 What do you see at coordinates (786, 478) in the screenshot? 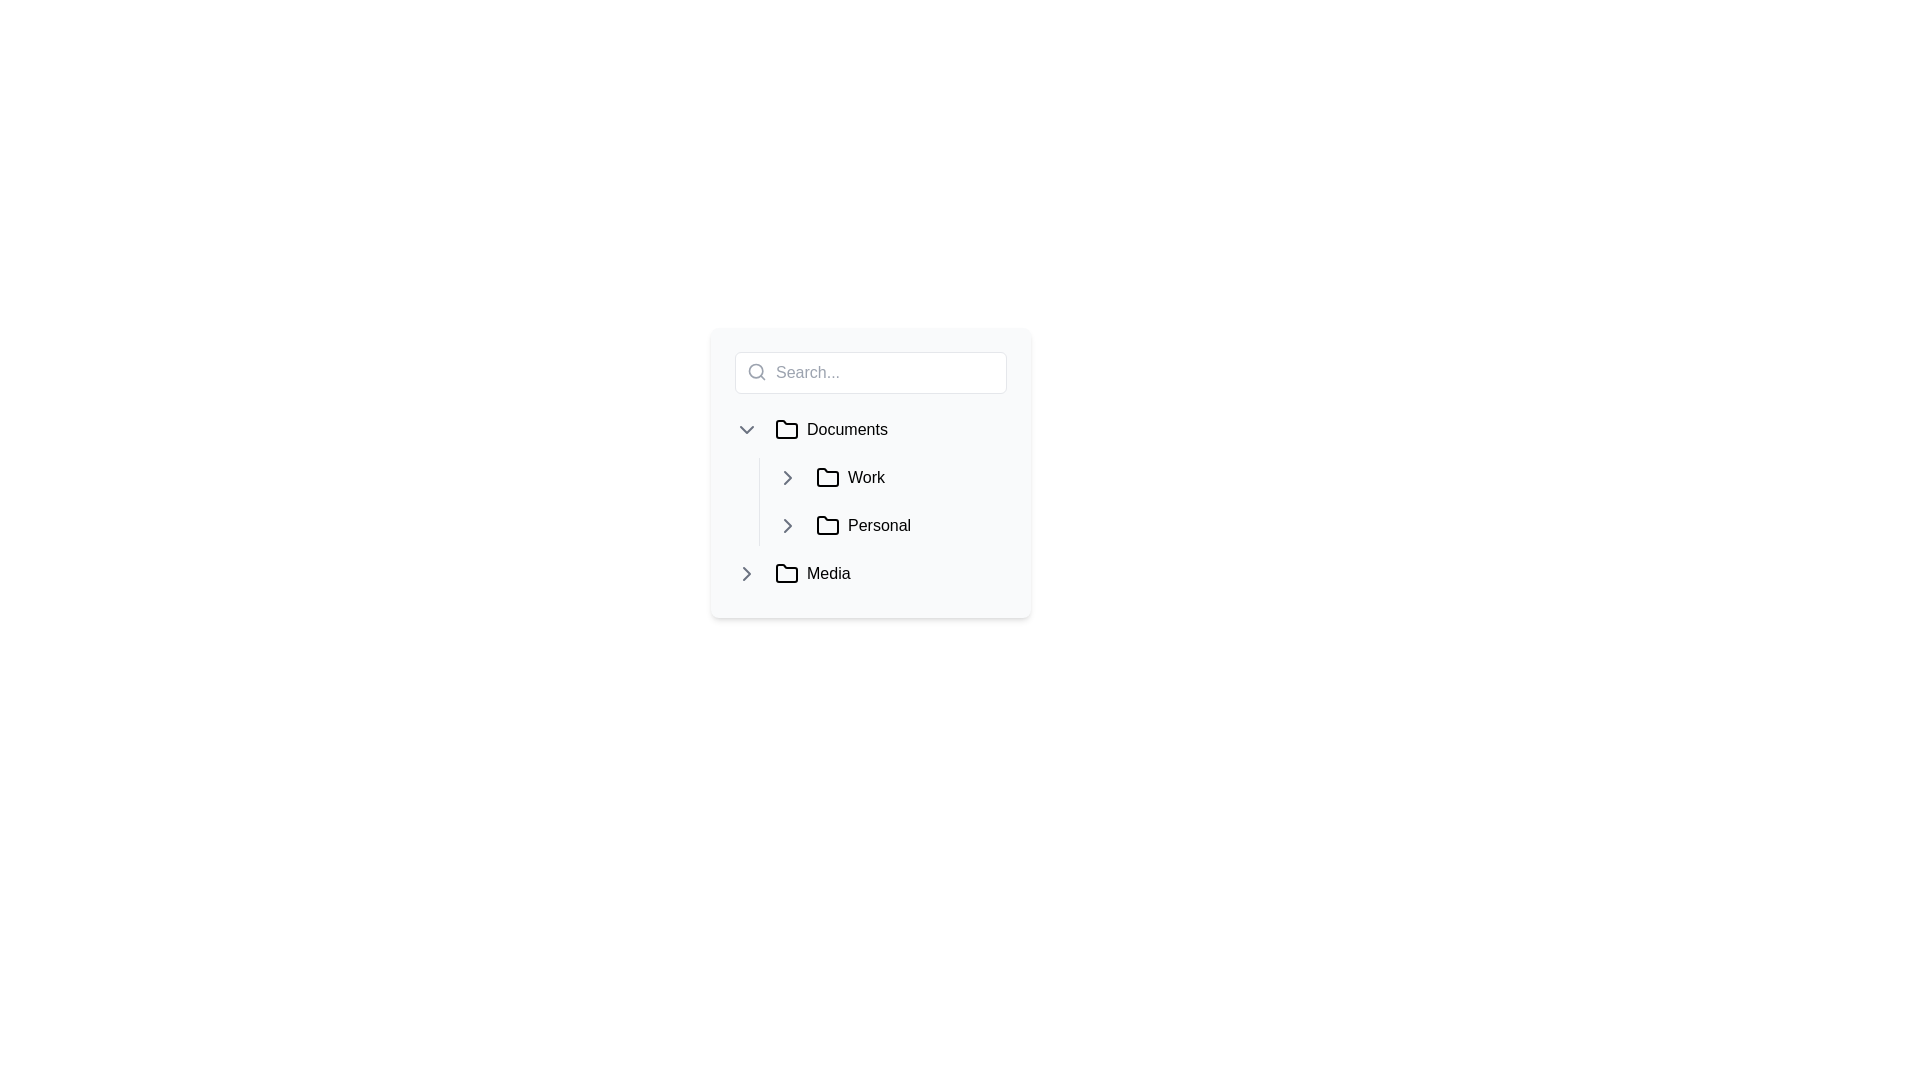
I see `the right-pointing arrow icon button located next to the 'Work' label` at bounding box center [786, 478].